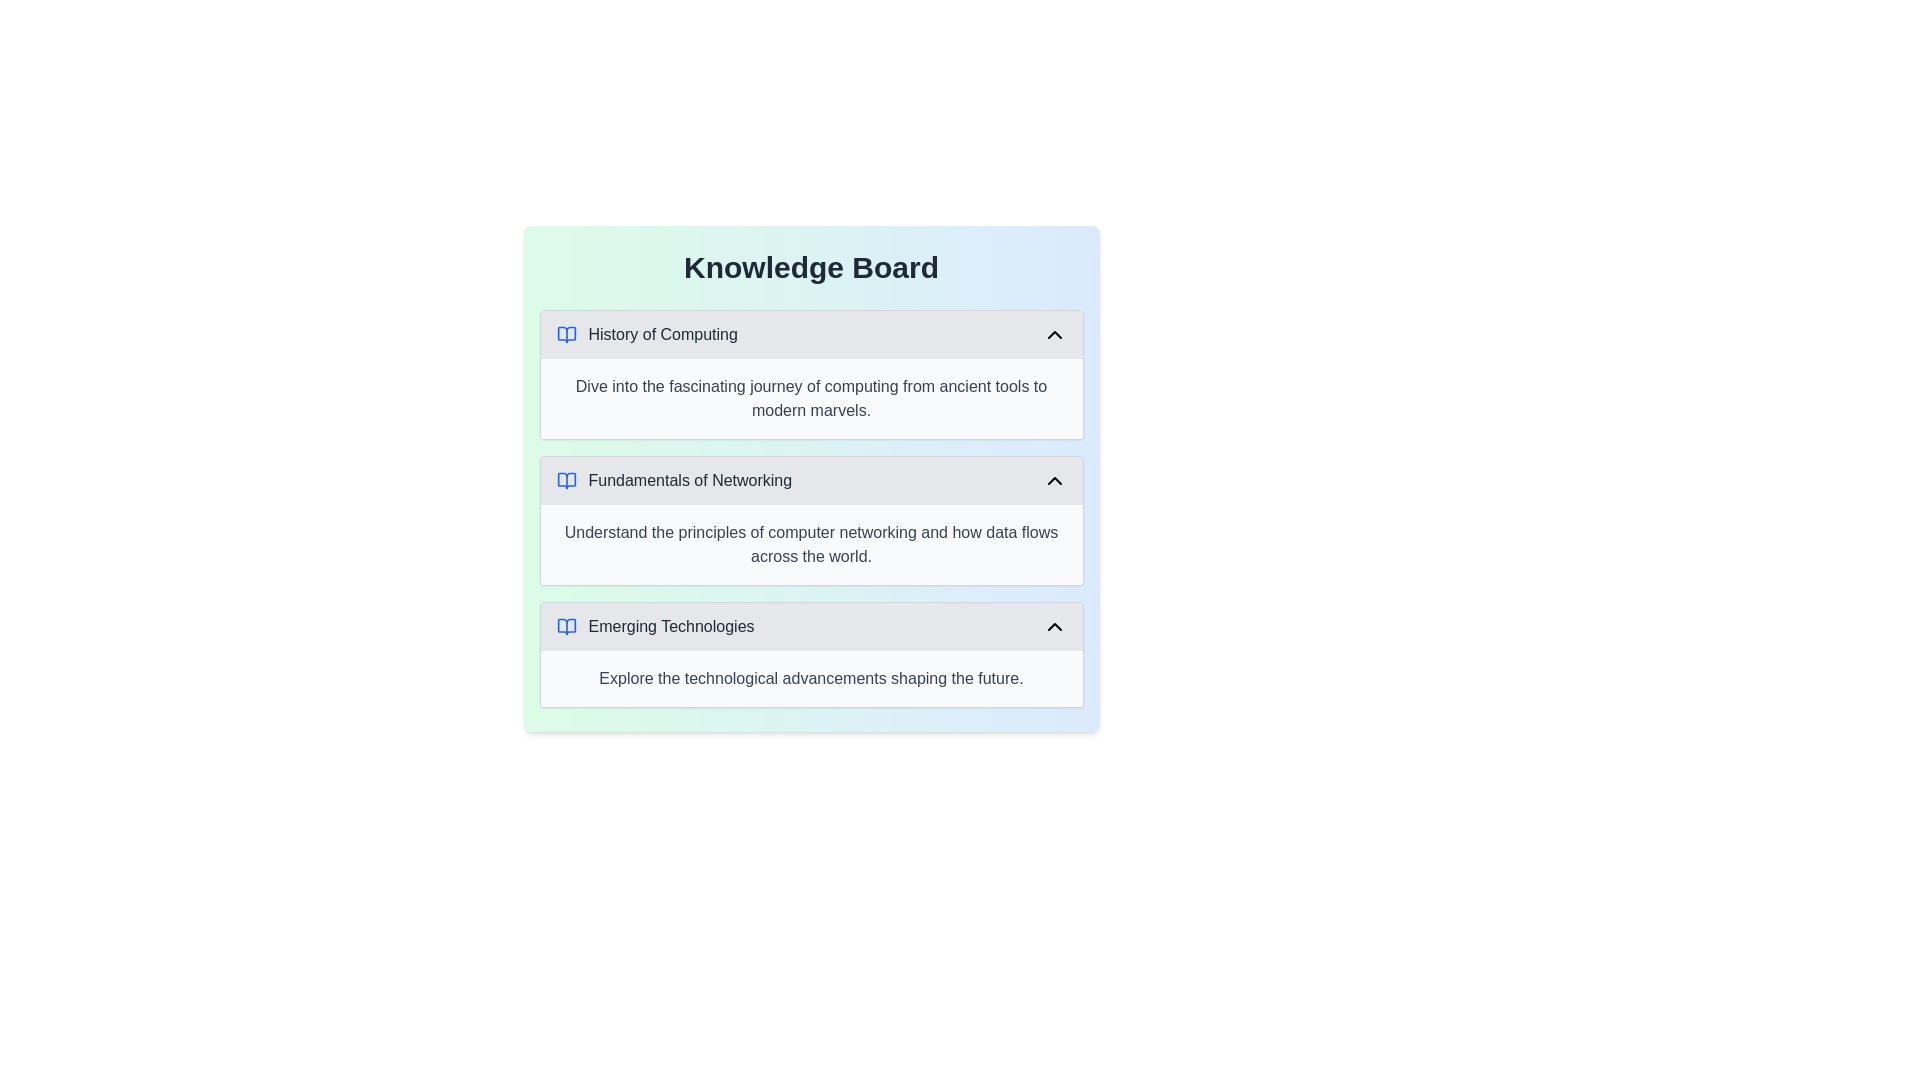 This screenshot has height=1080, width=1920. I want to click on the upward-pointing chevron icon located on the right-hand side of the 'History of Computing' section, so click(1053, 334).